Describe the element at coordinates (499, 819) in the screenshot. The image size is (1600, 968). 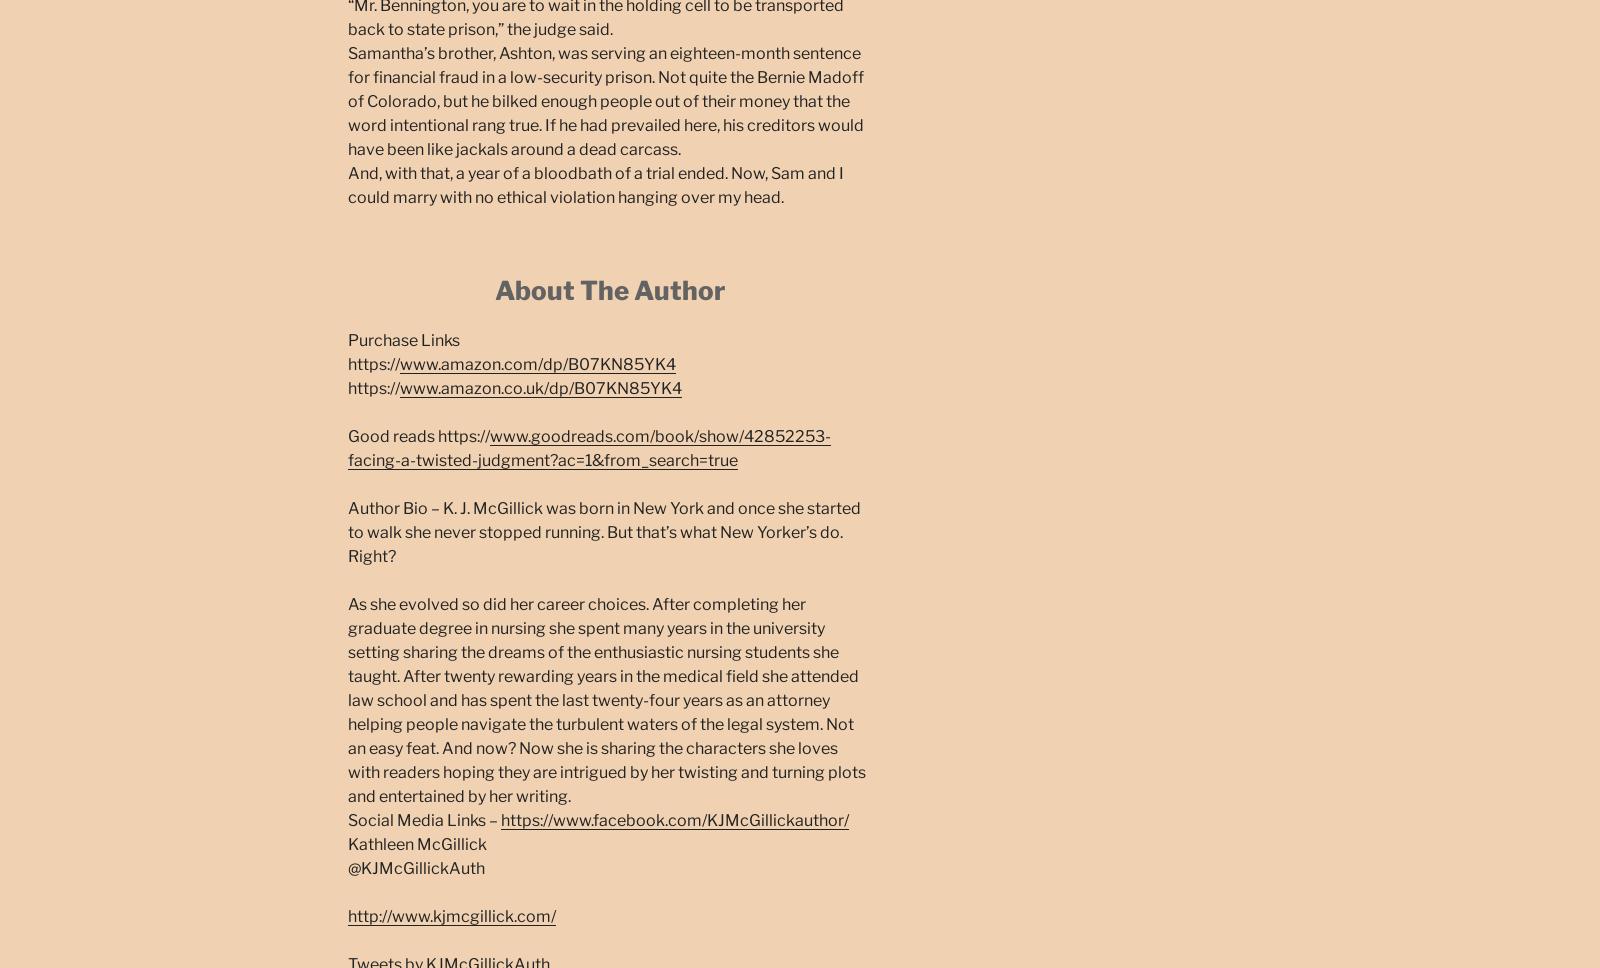
I see `'https://www.facebook.com/KJMcGillickauthor/'` at that location.